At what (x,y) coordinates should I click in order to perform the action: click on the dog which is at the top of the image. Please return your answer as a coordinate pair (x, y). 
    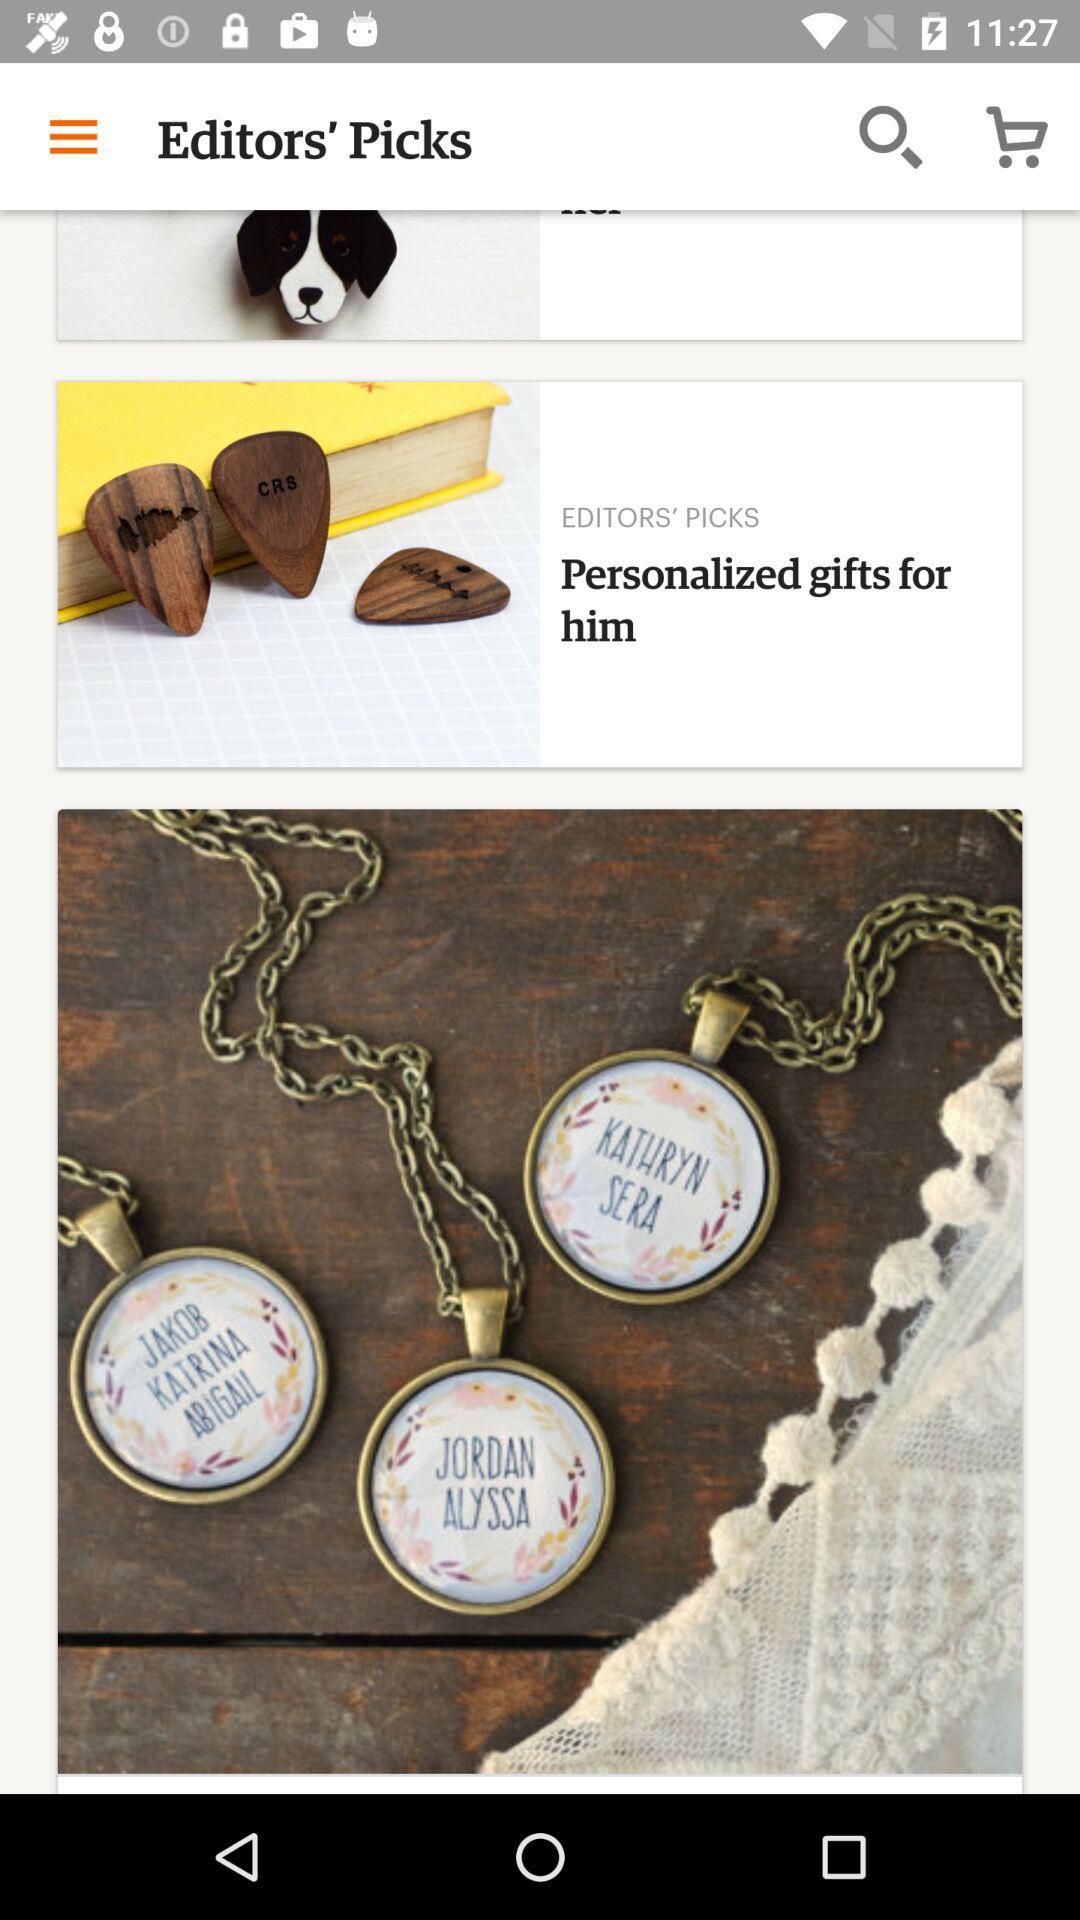
    Looking at the image, I should click on (299, 273).